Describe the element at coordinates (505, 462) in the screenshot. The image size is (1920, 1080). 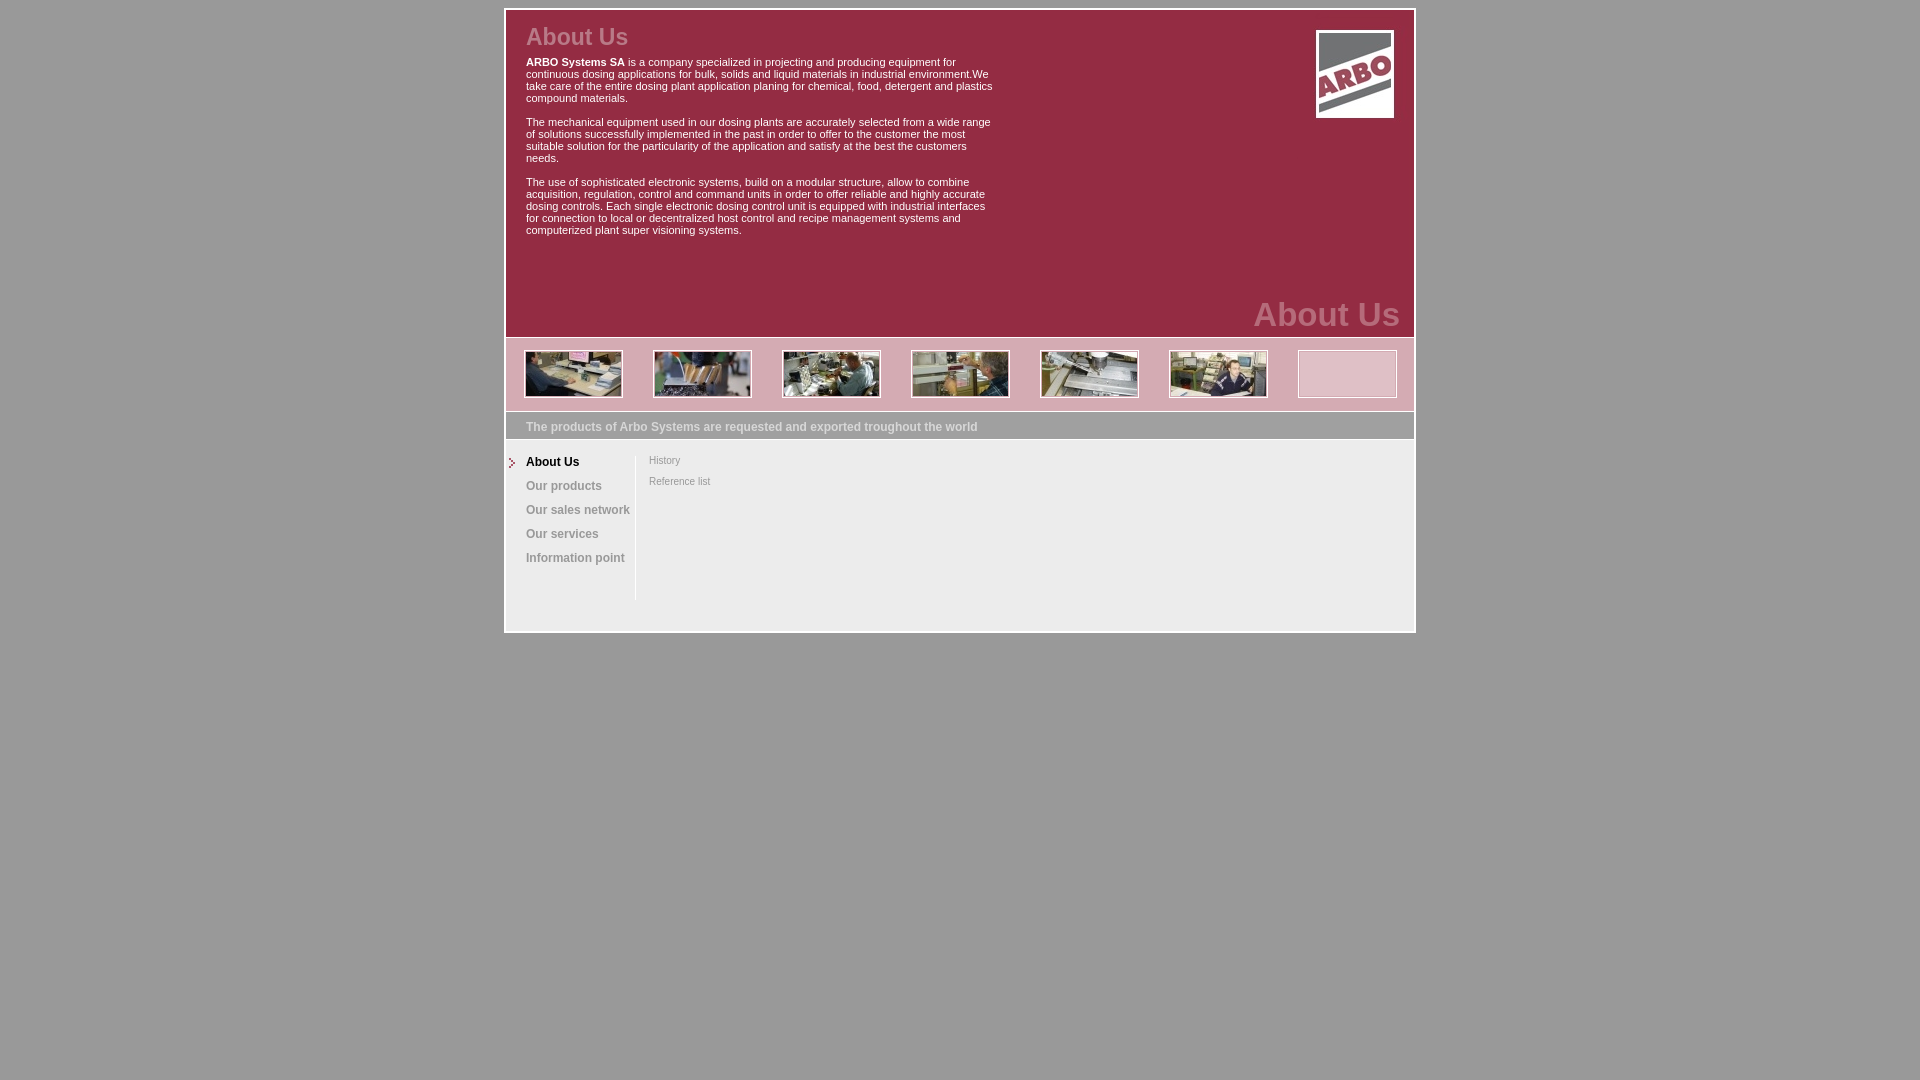
I see `'About Us'` at that location.